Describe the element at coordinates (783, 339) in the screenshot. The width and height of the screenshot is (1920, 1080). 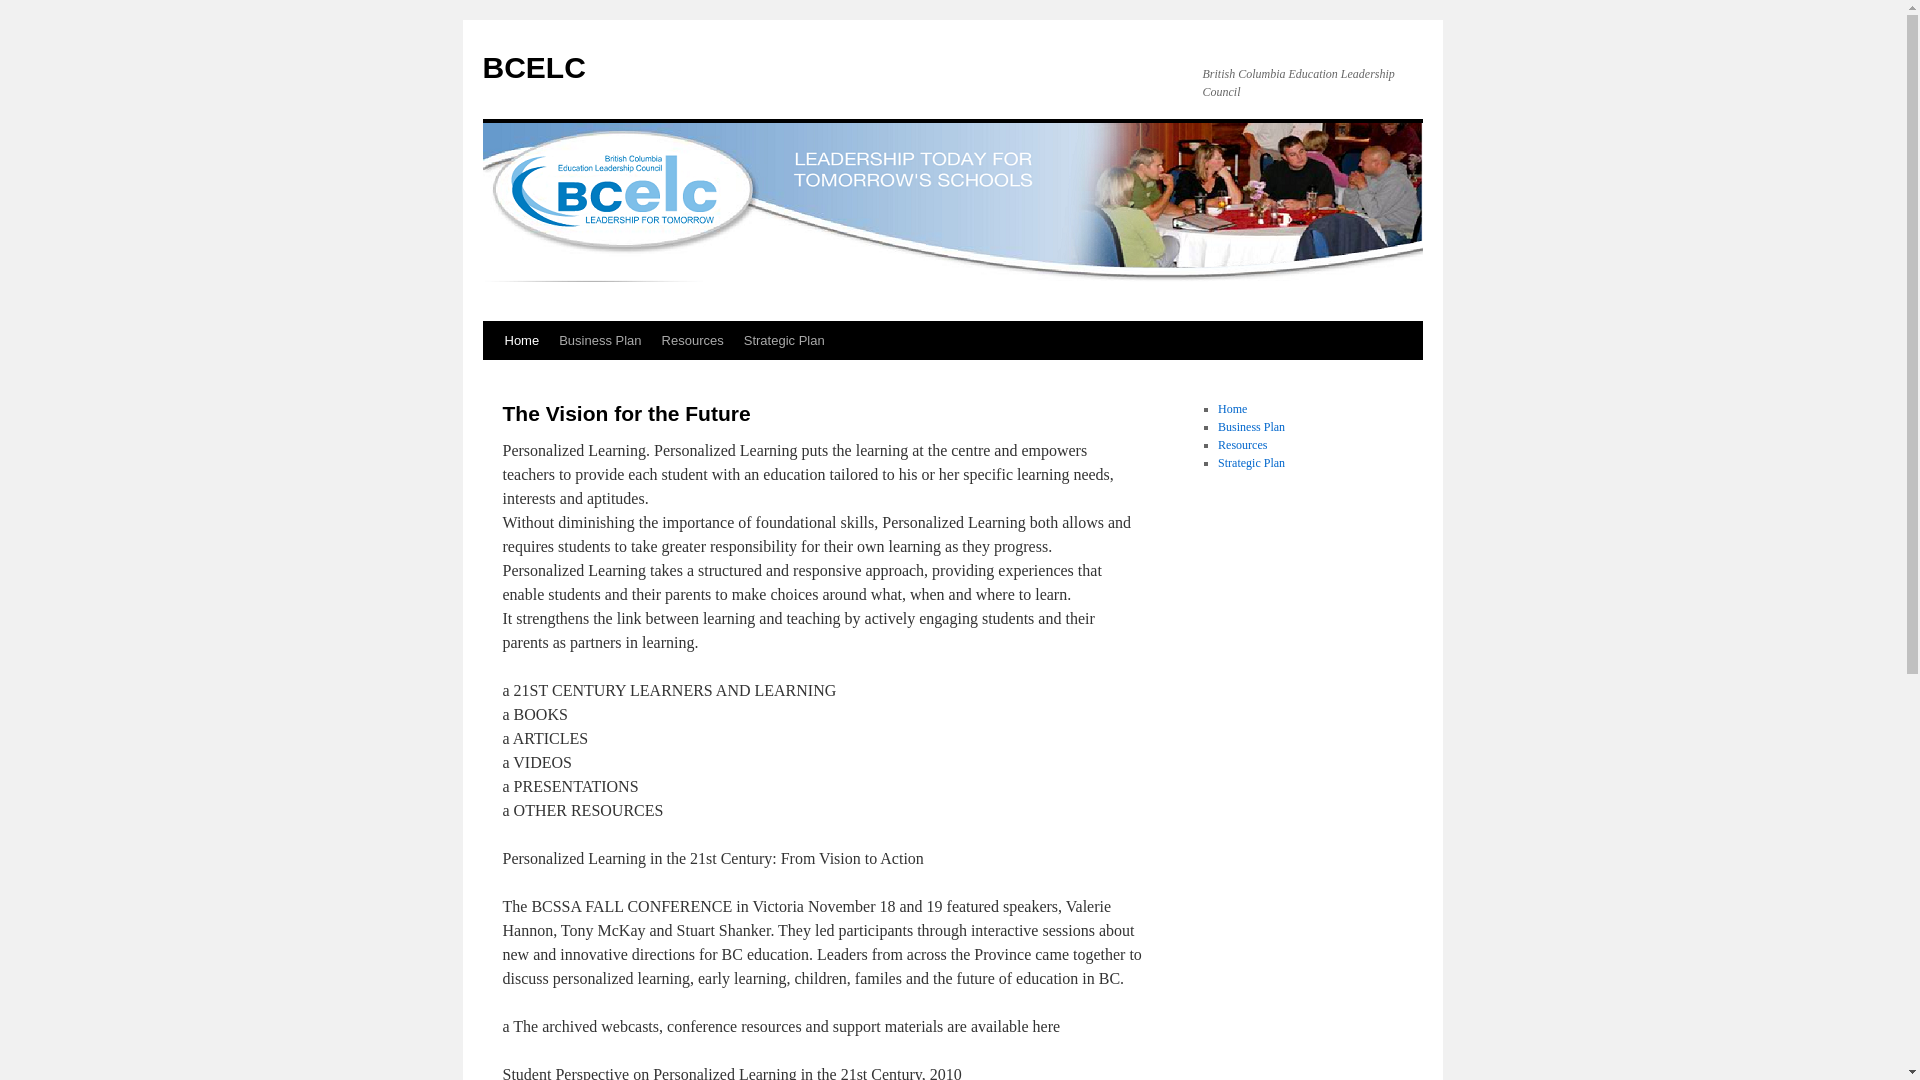
I see `'Strategic Plan'` at that location.